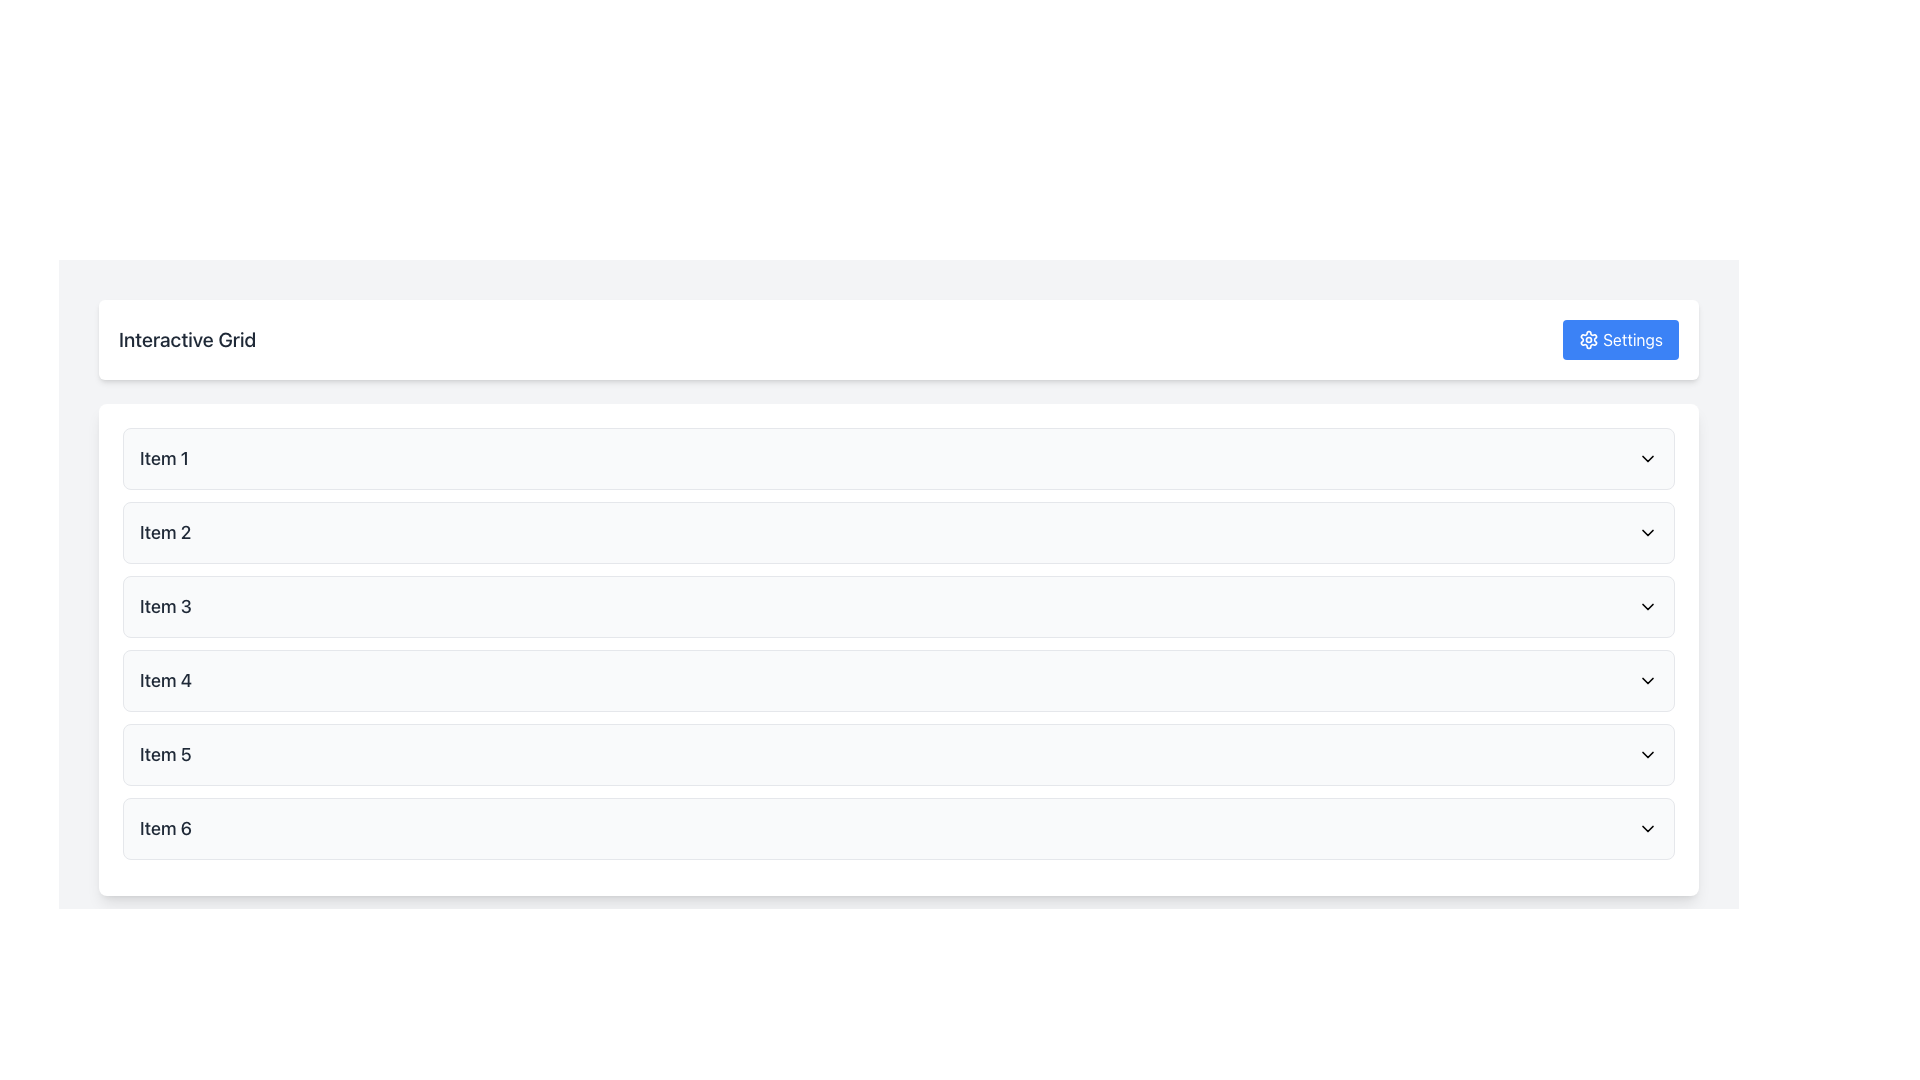 This screenshot has height=1080, width=1920. I want to click on the small, downward-facing chevron icon located on the right side of the list item labeled 'Item 2', so click(1647, 531).